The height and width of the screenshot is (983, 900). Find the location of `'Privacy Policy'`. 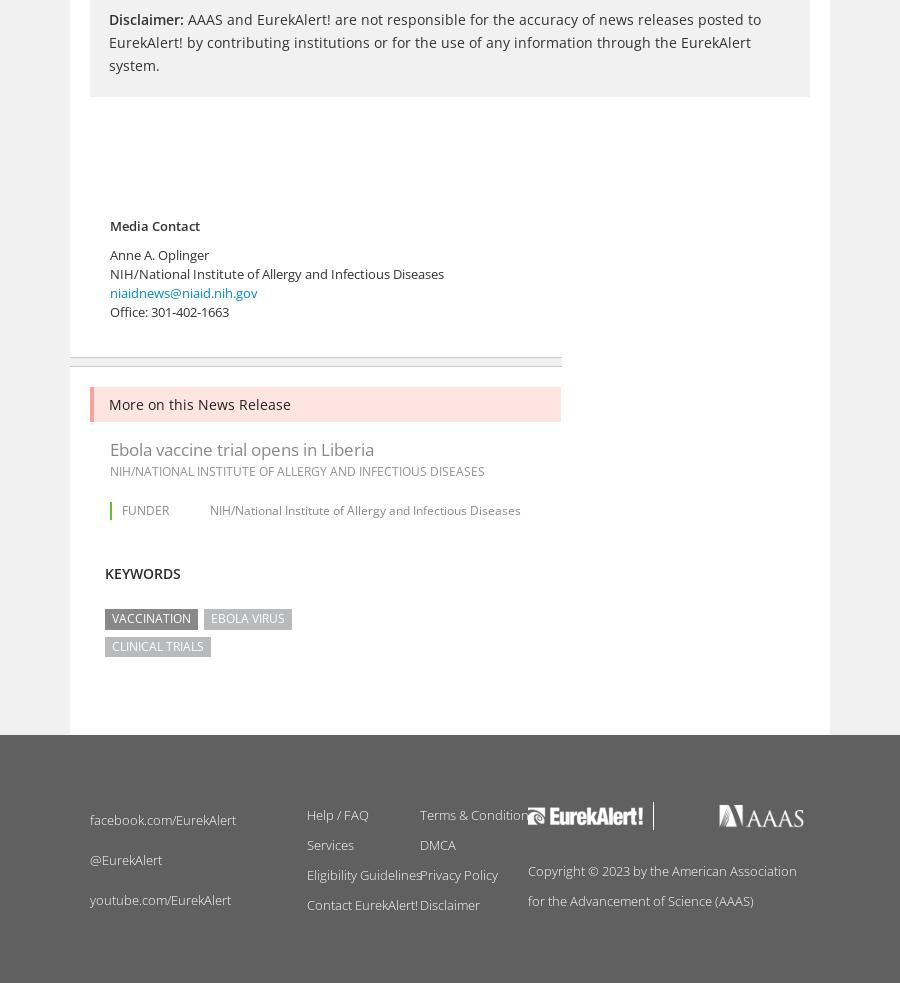

'Privacy Policy' is located at coordinates (457, 874).